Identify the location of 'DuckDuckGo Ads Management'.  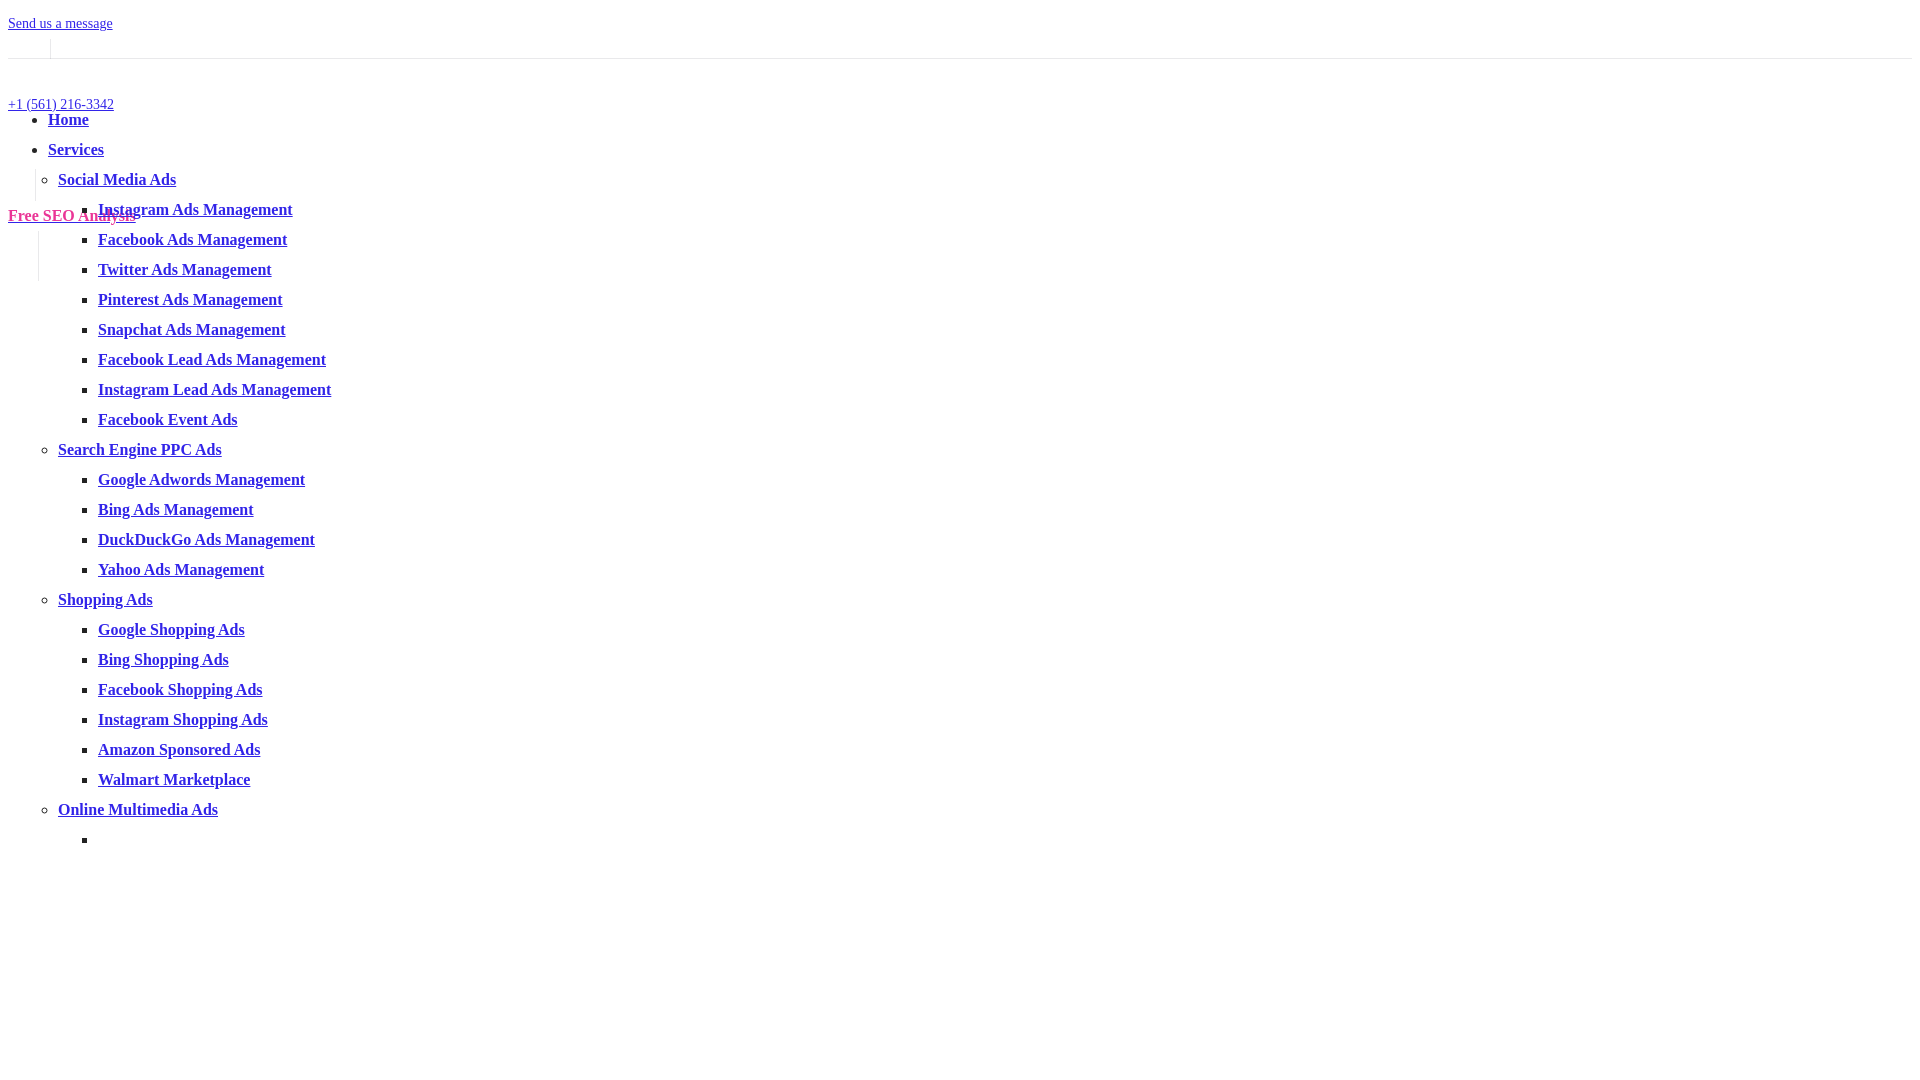
(206, 538).